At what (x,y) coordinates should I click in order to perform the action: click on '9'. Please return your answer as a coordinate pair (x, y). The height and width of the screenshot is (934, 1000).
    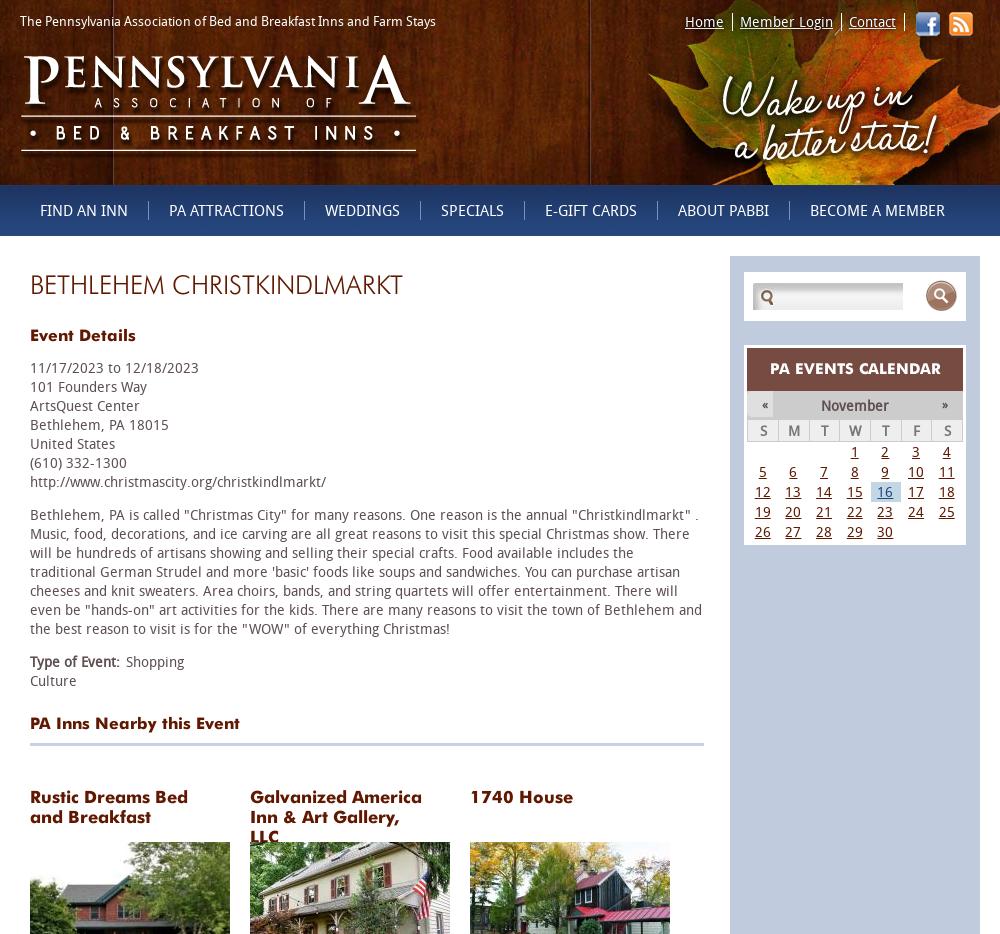
    Looking at the image, I should click on (885, 469).